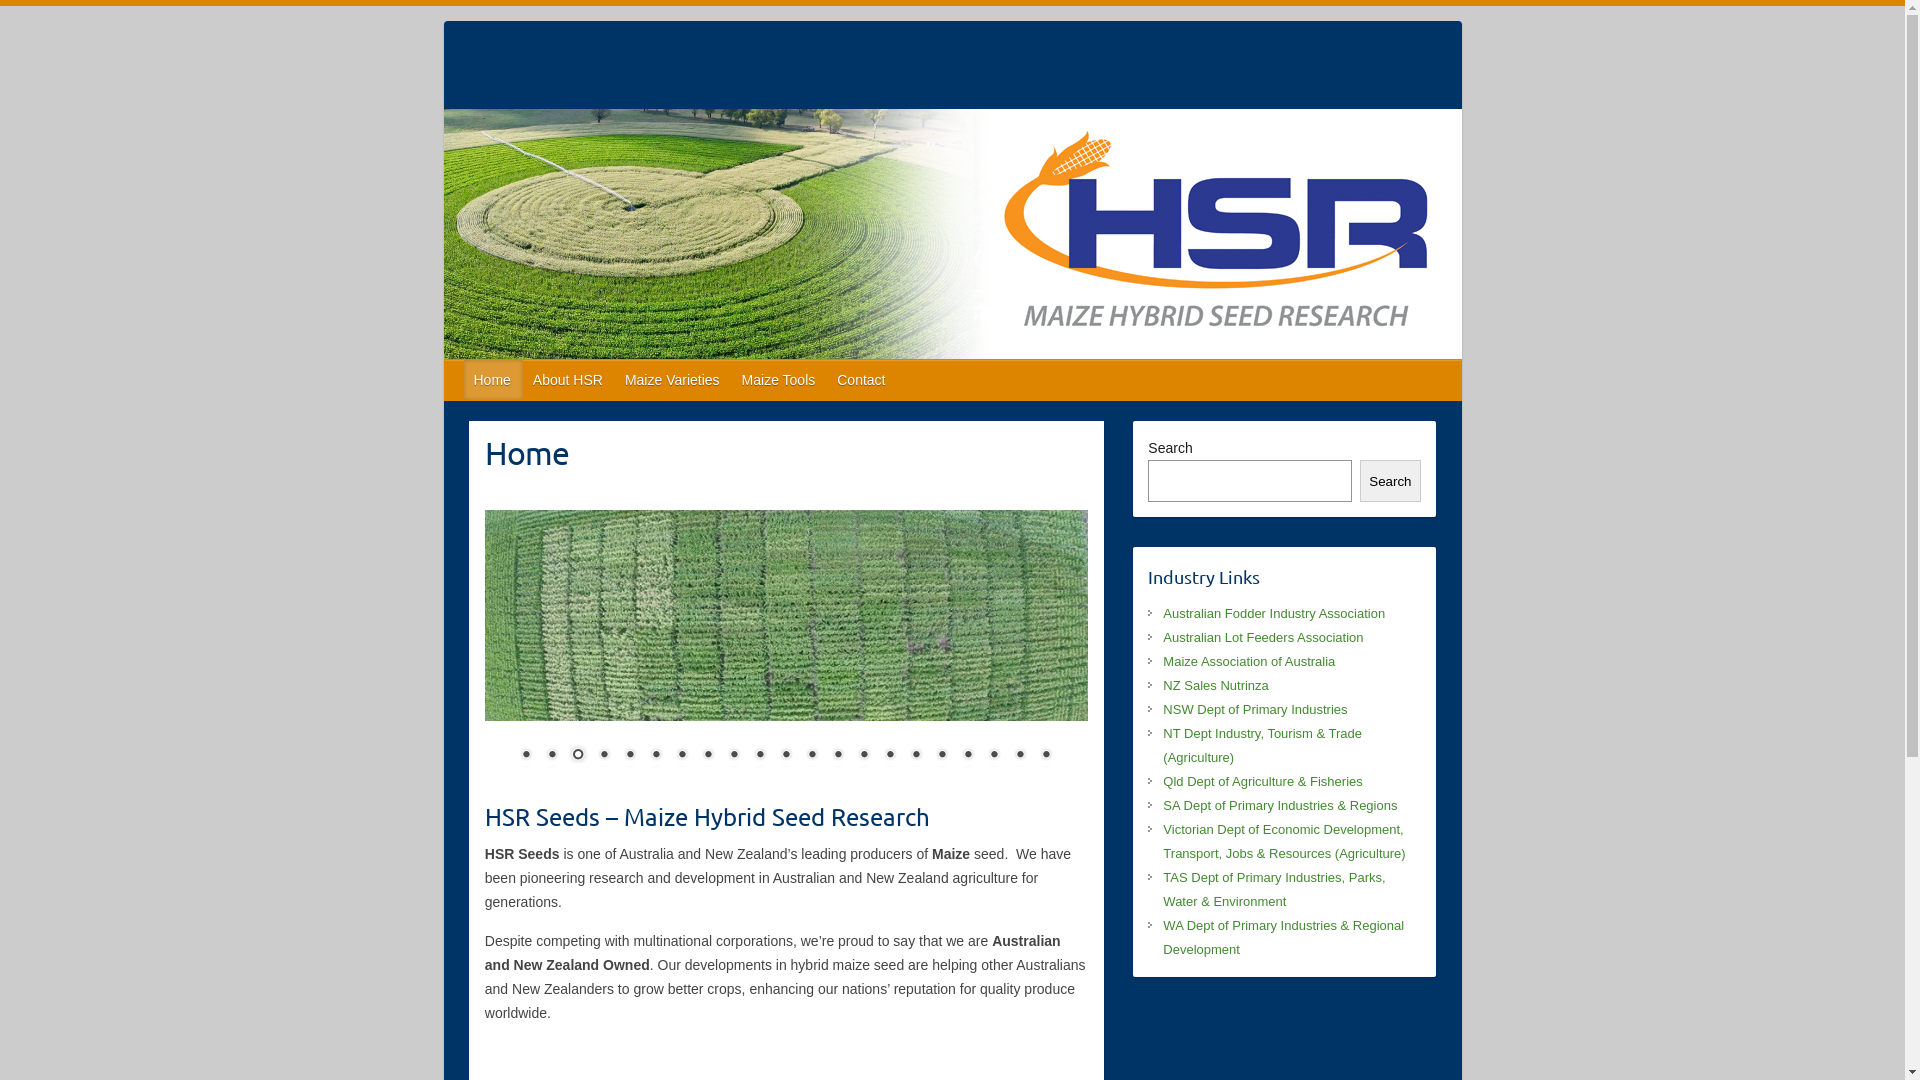 This screenshot has height=1080, width=1920. What do you see at coordinates (785, 756) in the screenshot?
I see `'11'` at bounding box center [785, 756].